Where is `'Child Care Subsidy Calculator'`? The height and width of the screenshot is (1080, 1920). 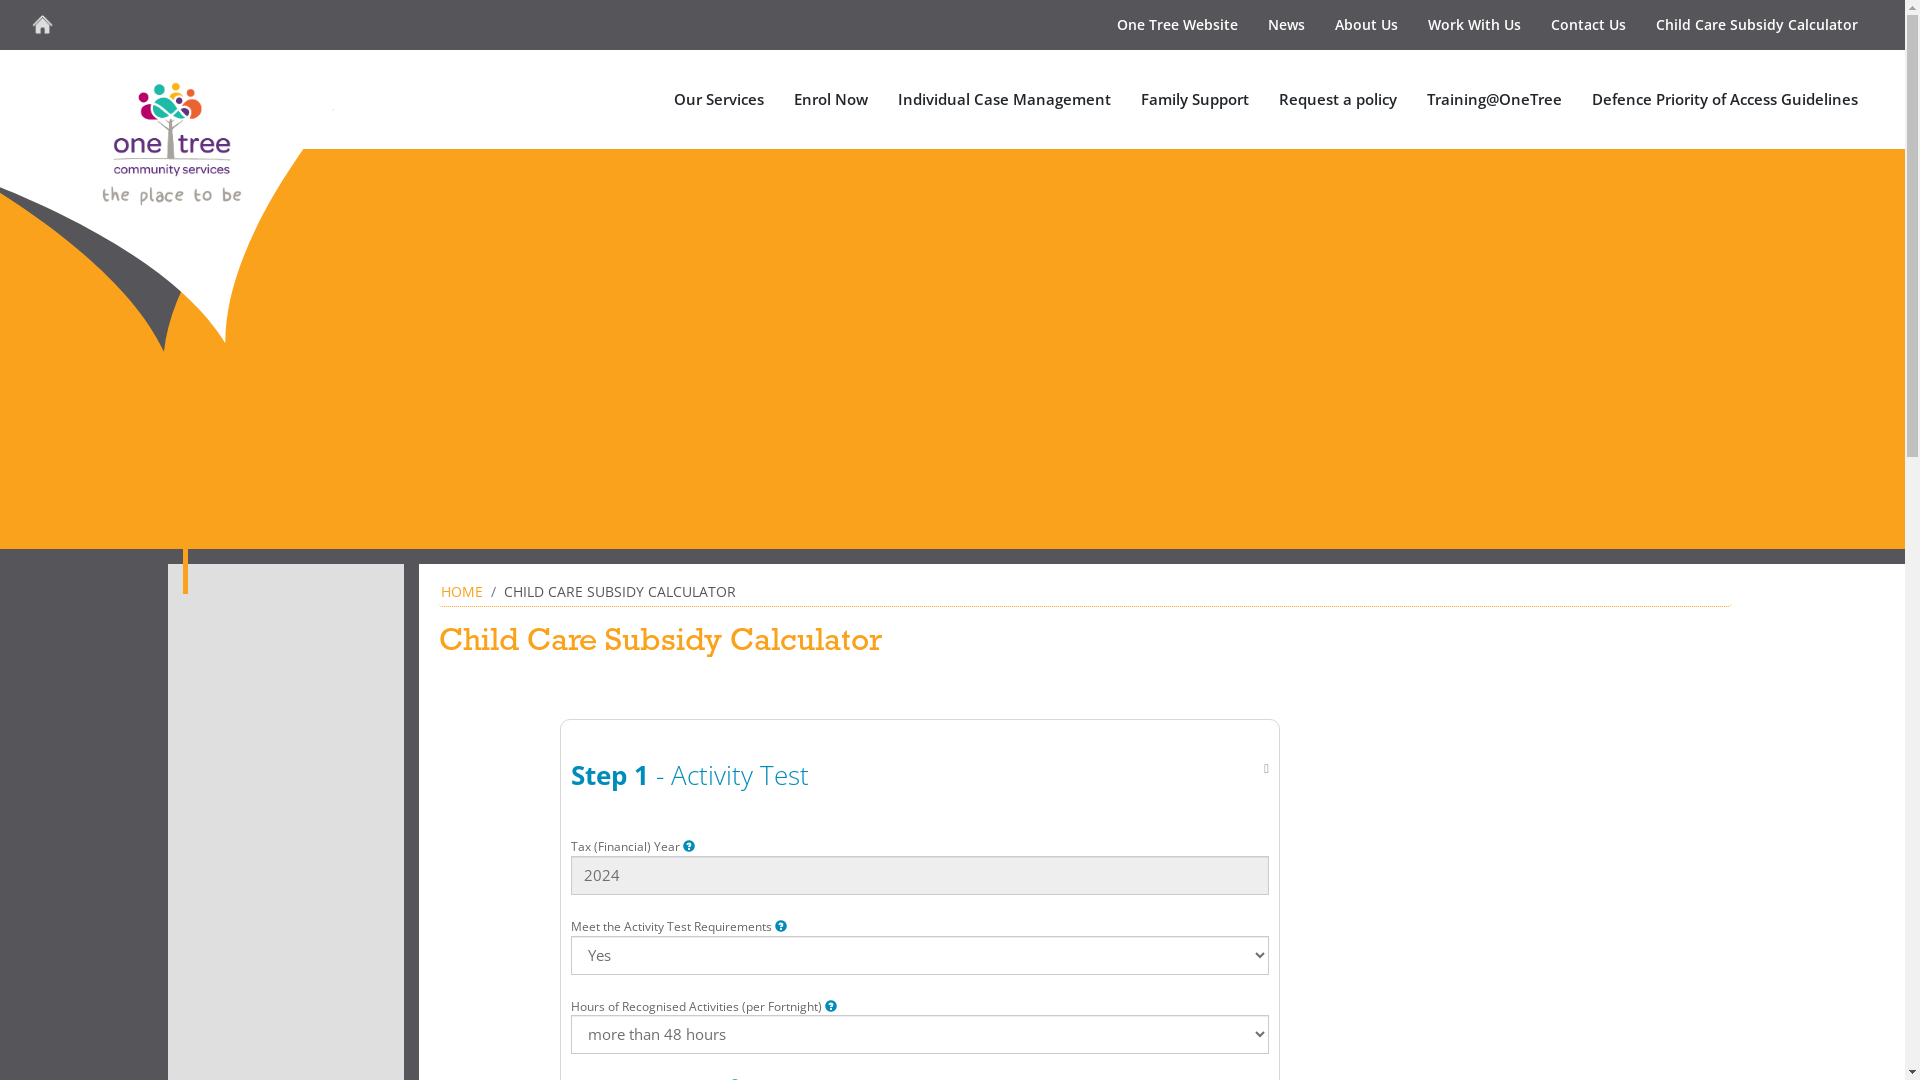
'Child Care Subsidy Calculator' is located at coordinates (1641, 24).